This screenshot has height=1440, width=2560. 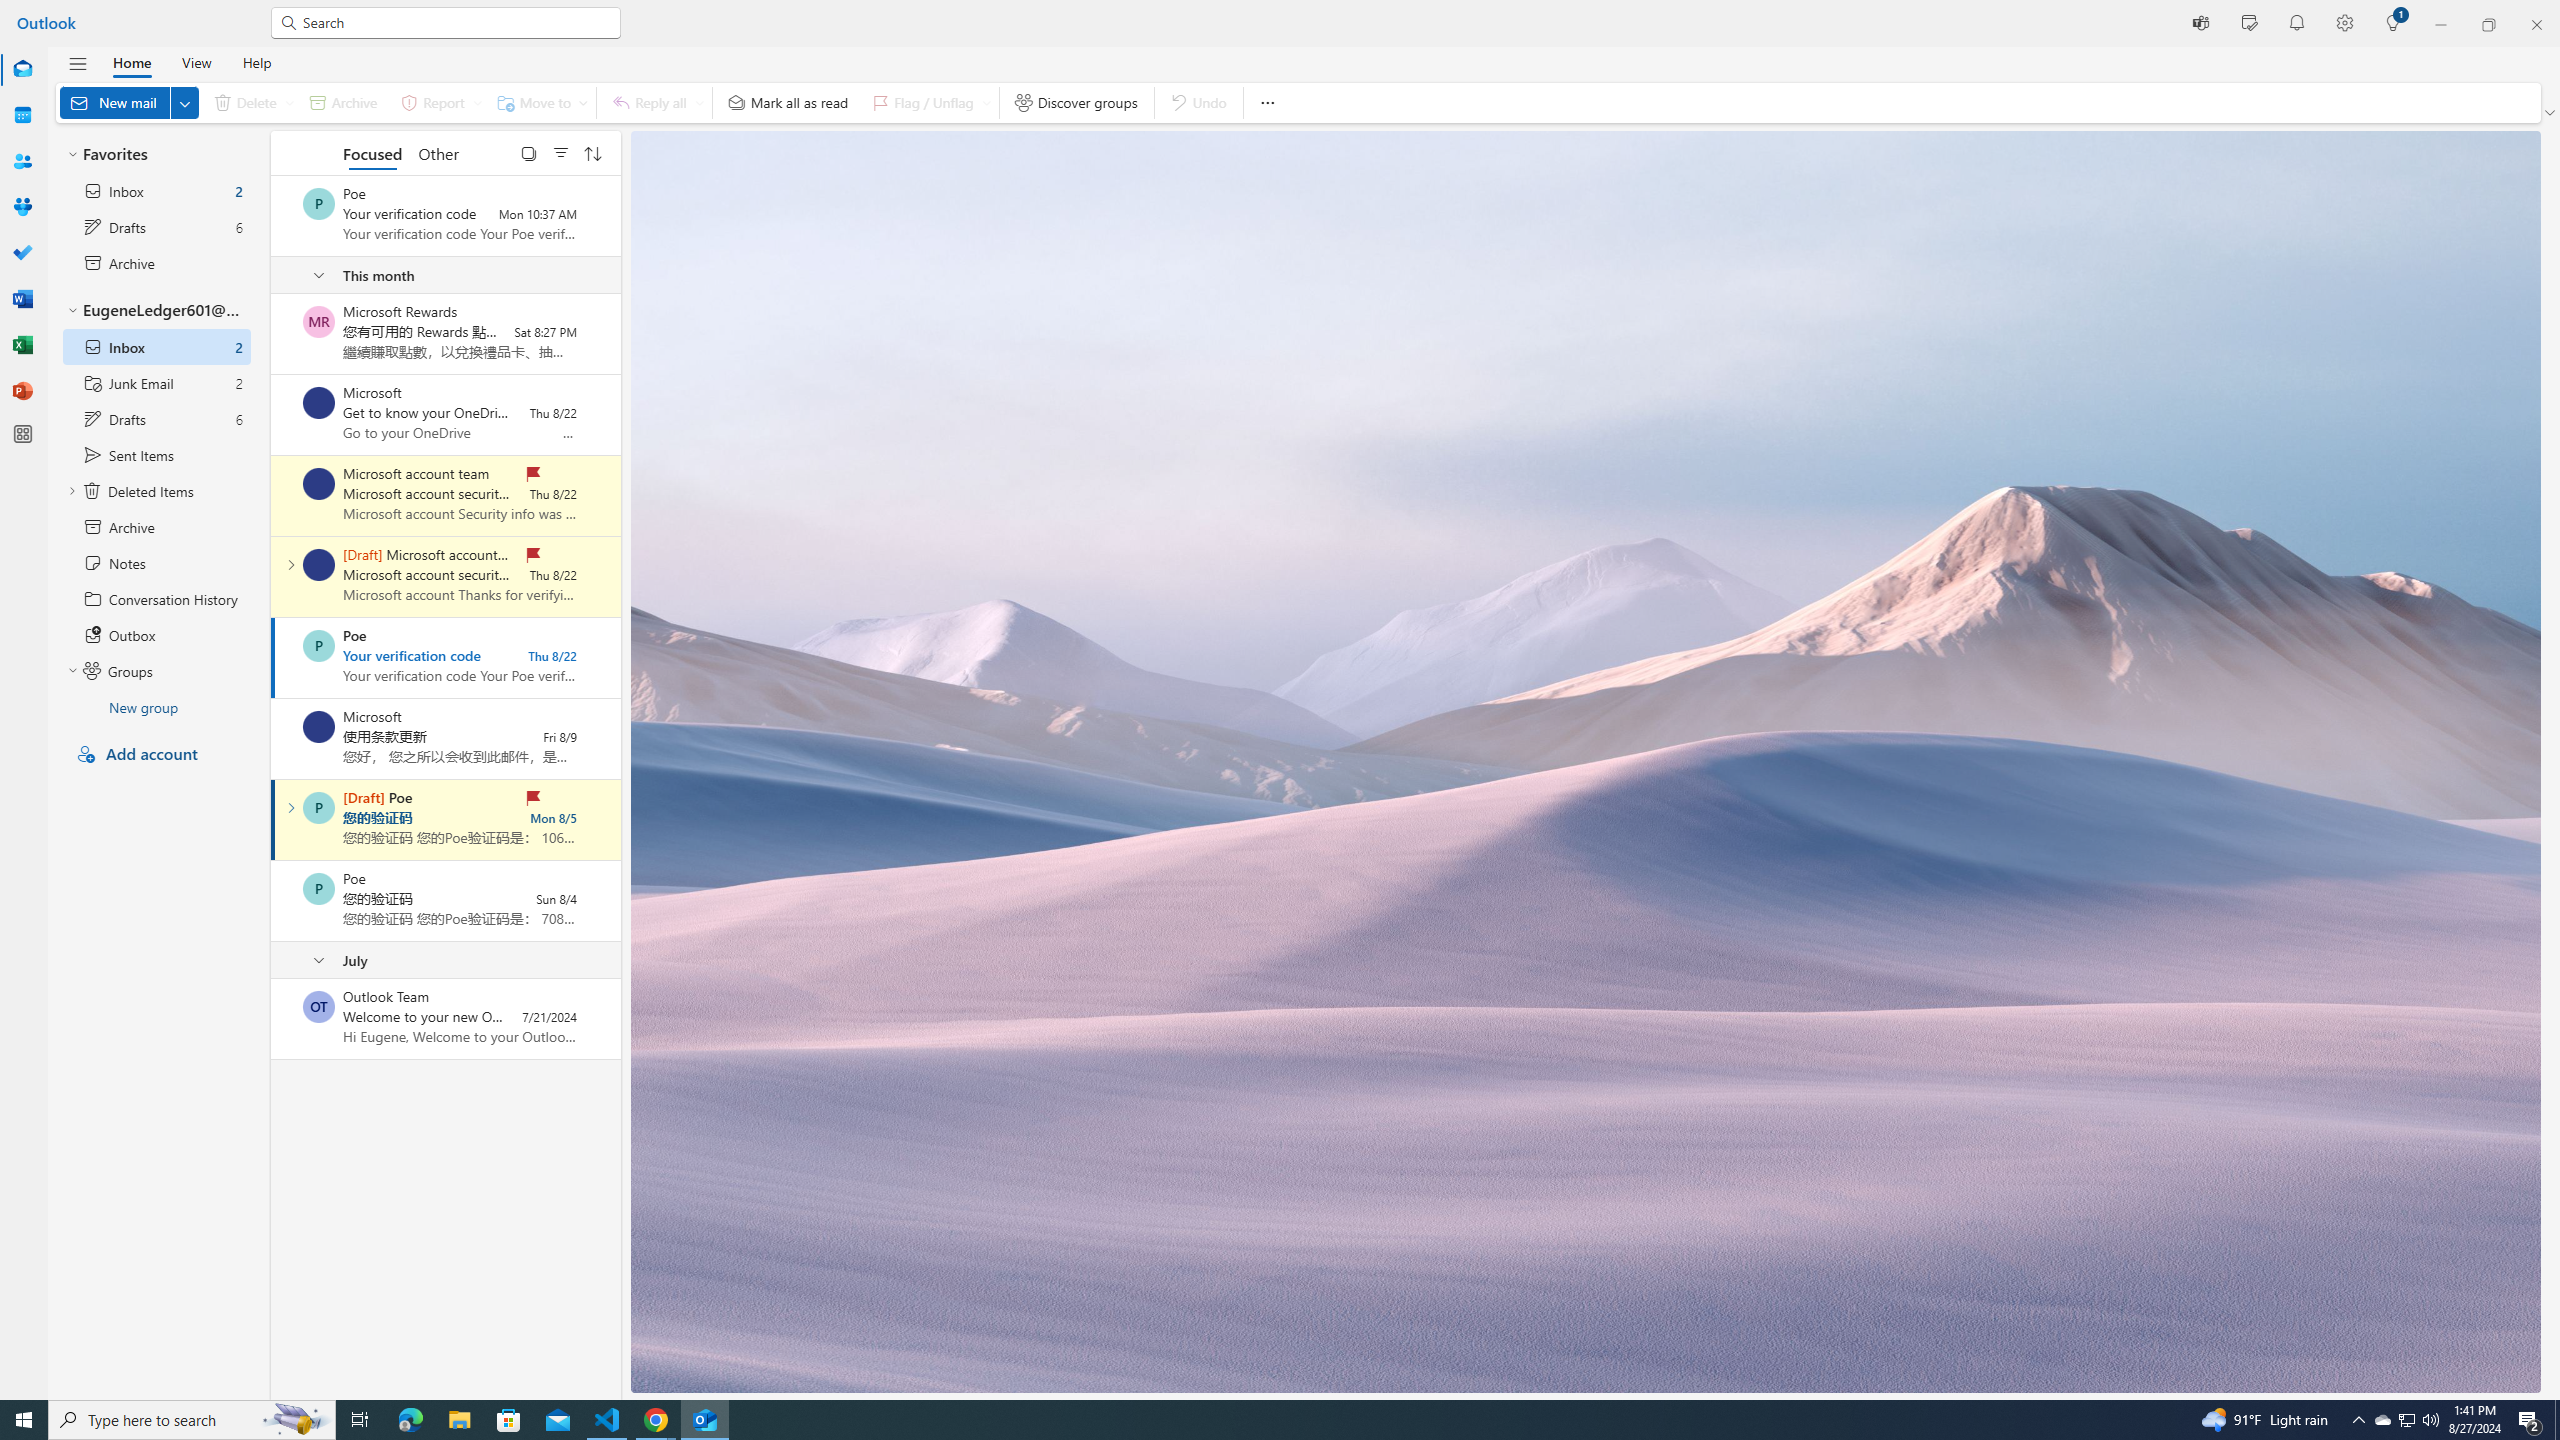 I want to click on 'PowerPoint', so click(x=23, y=390).